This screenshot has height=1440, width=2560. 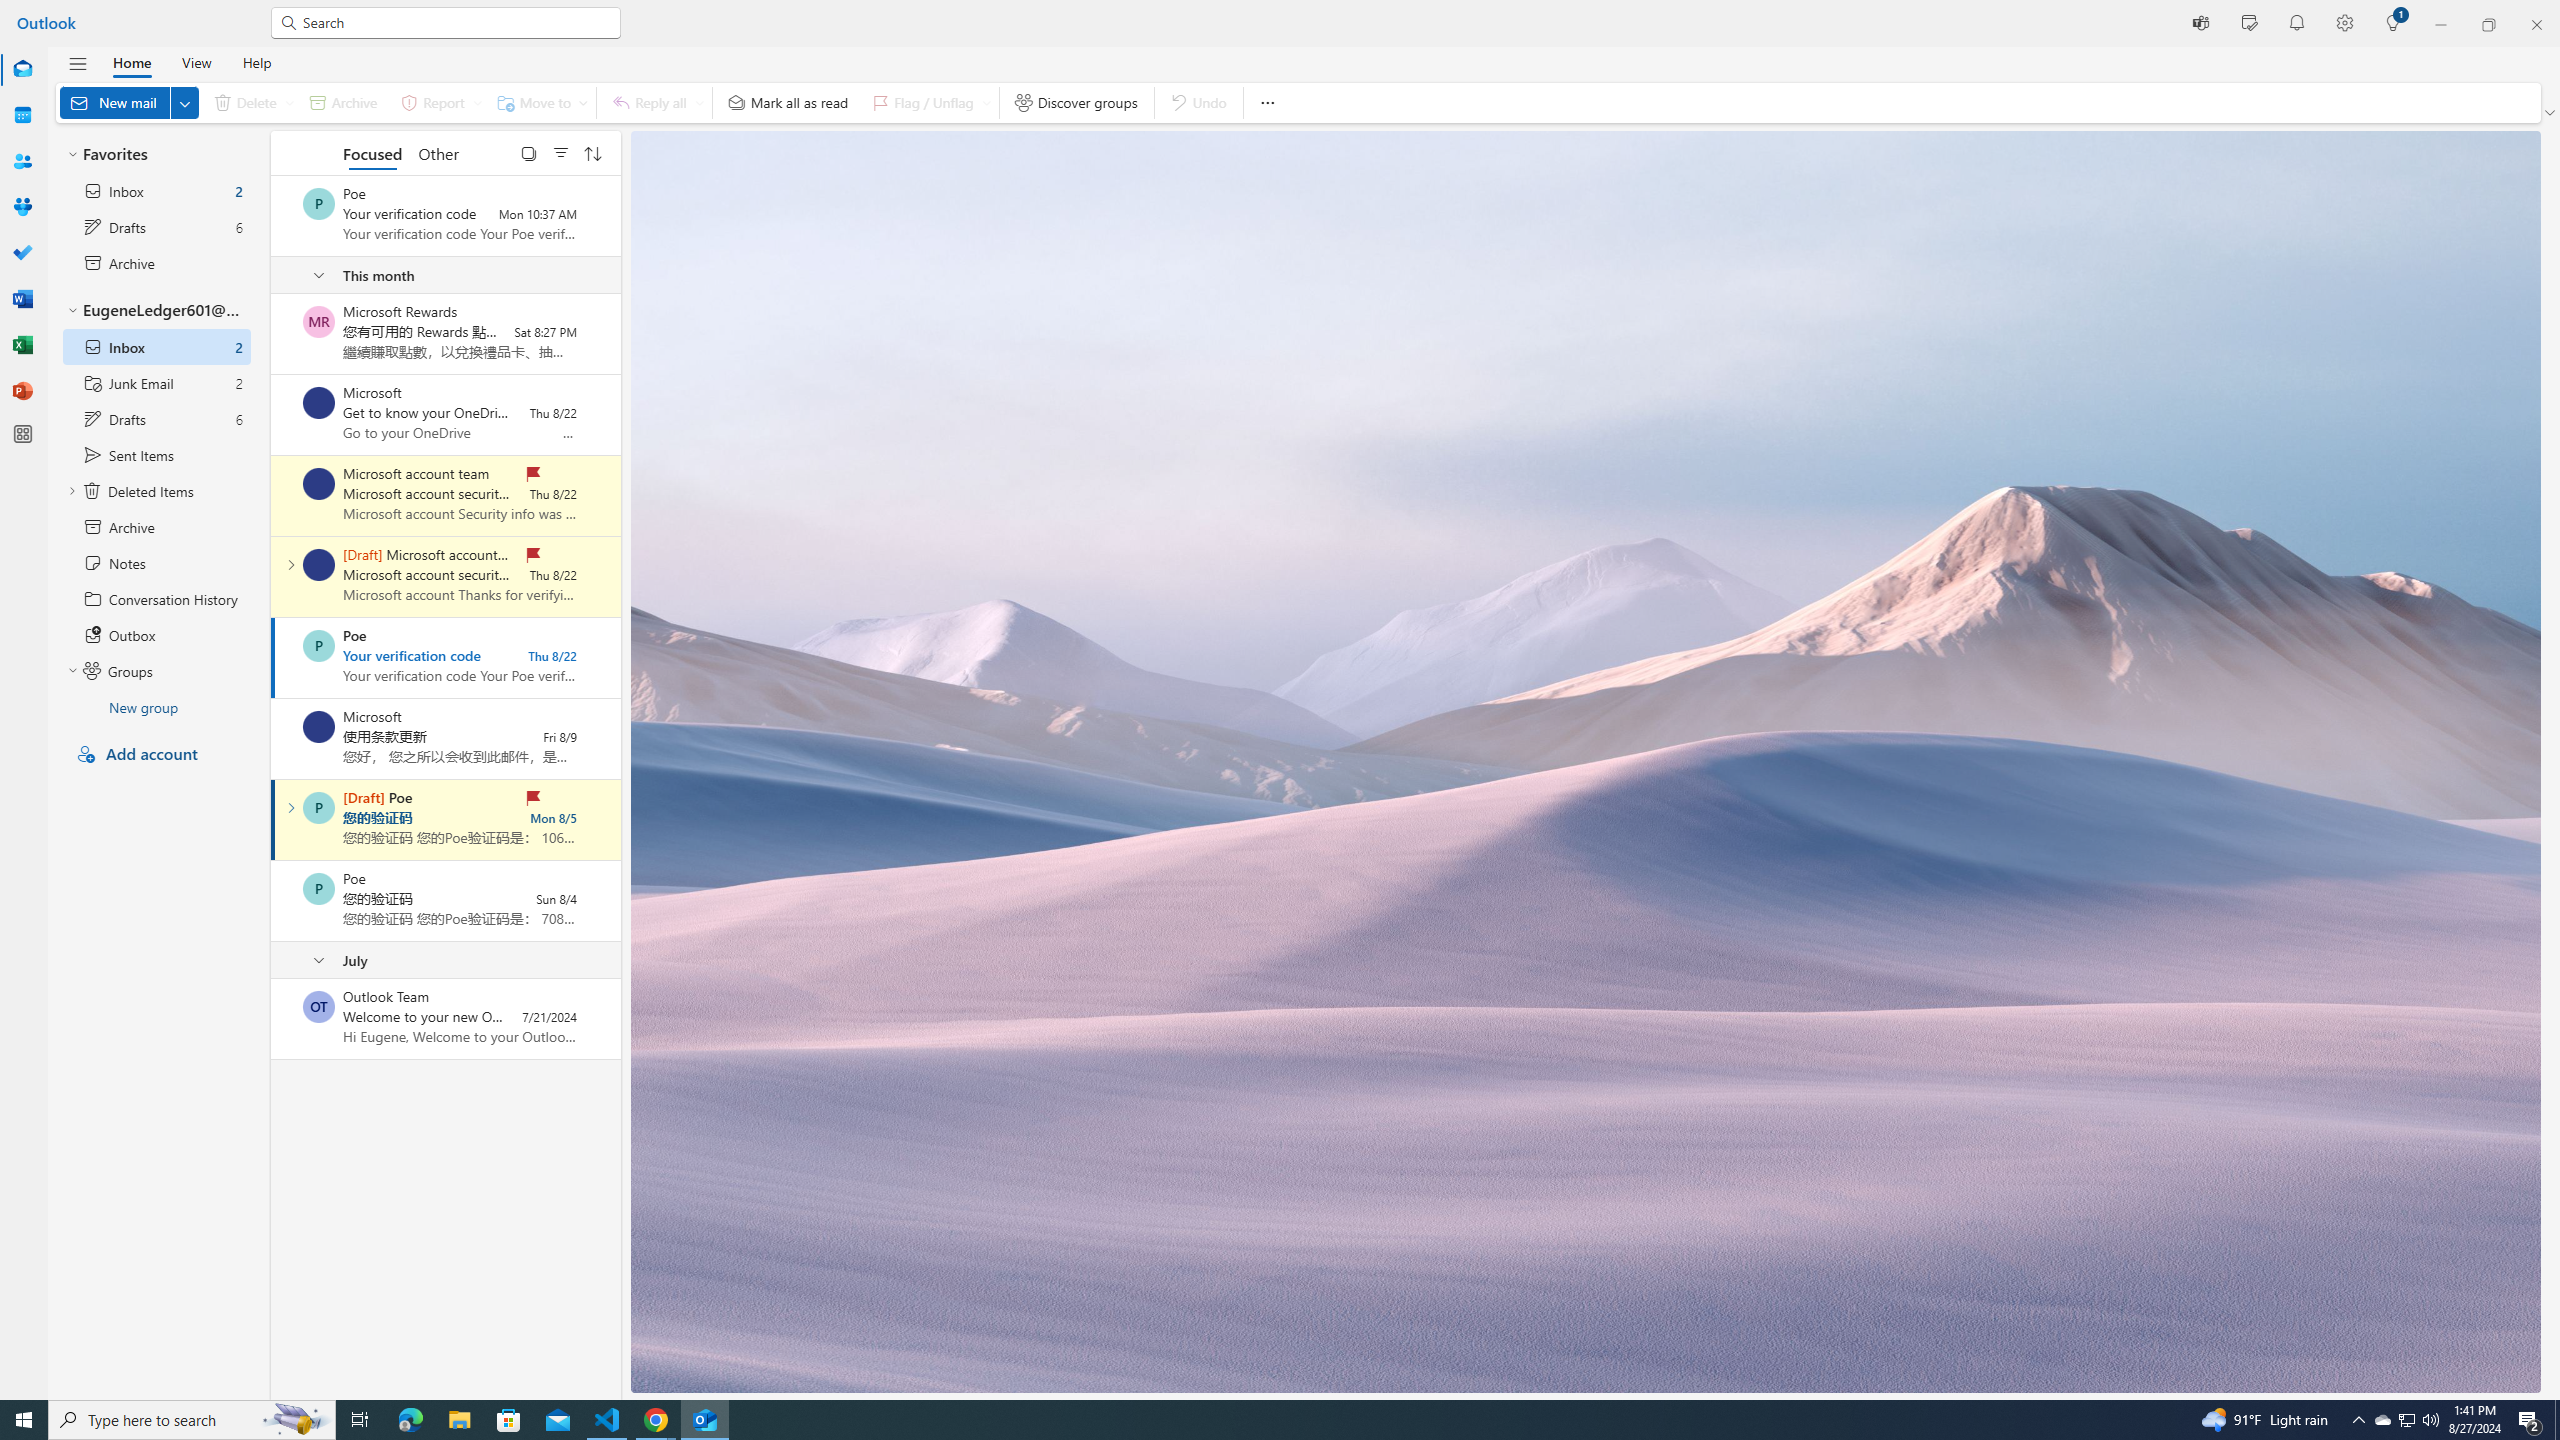 I want to click on 'PowerPoint', so click(x=23, y=390).